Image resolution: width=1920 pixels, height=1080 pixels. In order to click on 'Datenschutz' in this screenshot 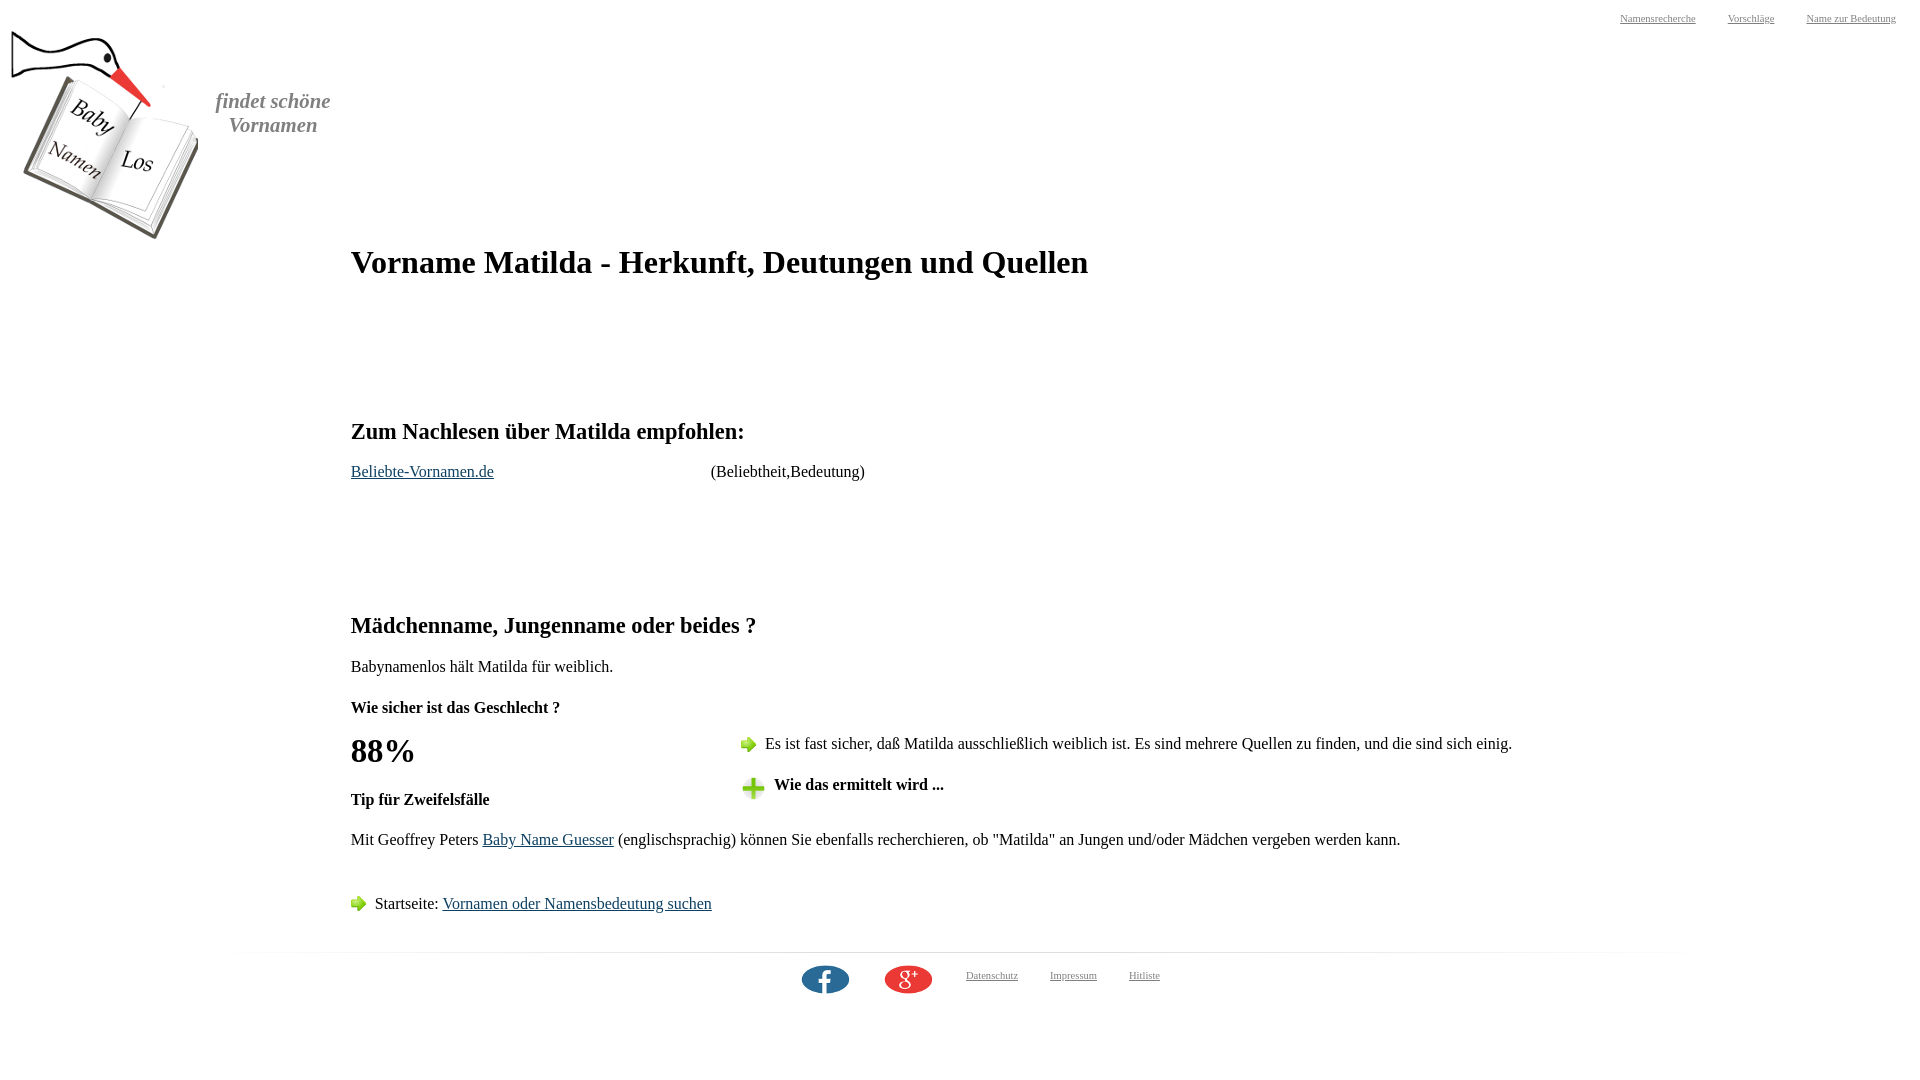, I will do `click(992, 974)`.